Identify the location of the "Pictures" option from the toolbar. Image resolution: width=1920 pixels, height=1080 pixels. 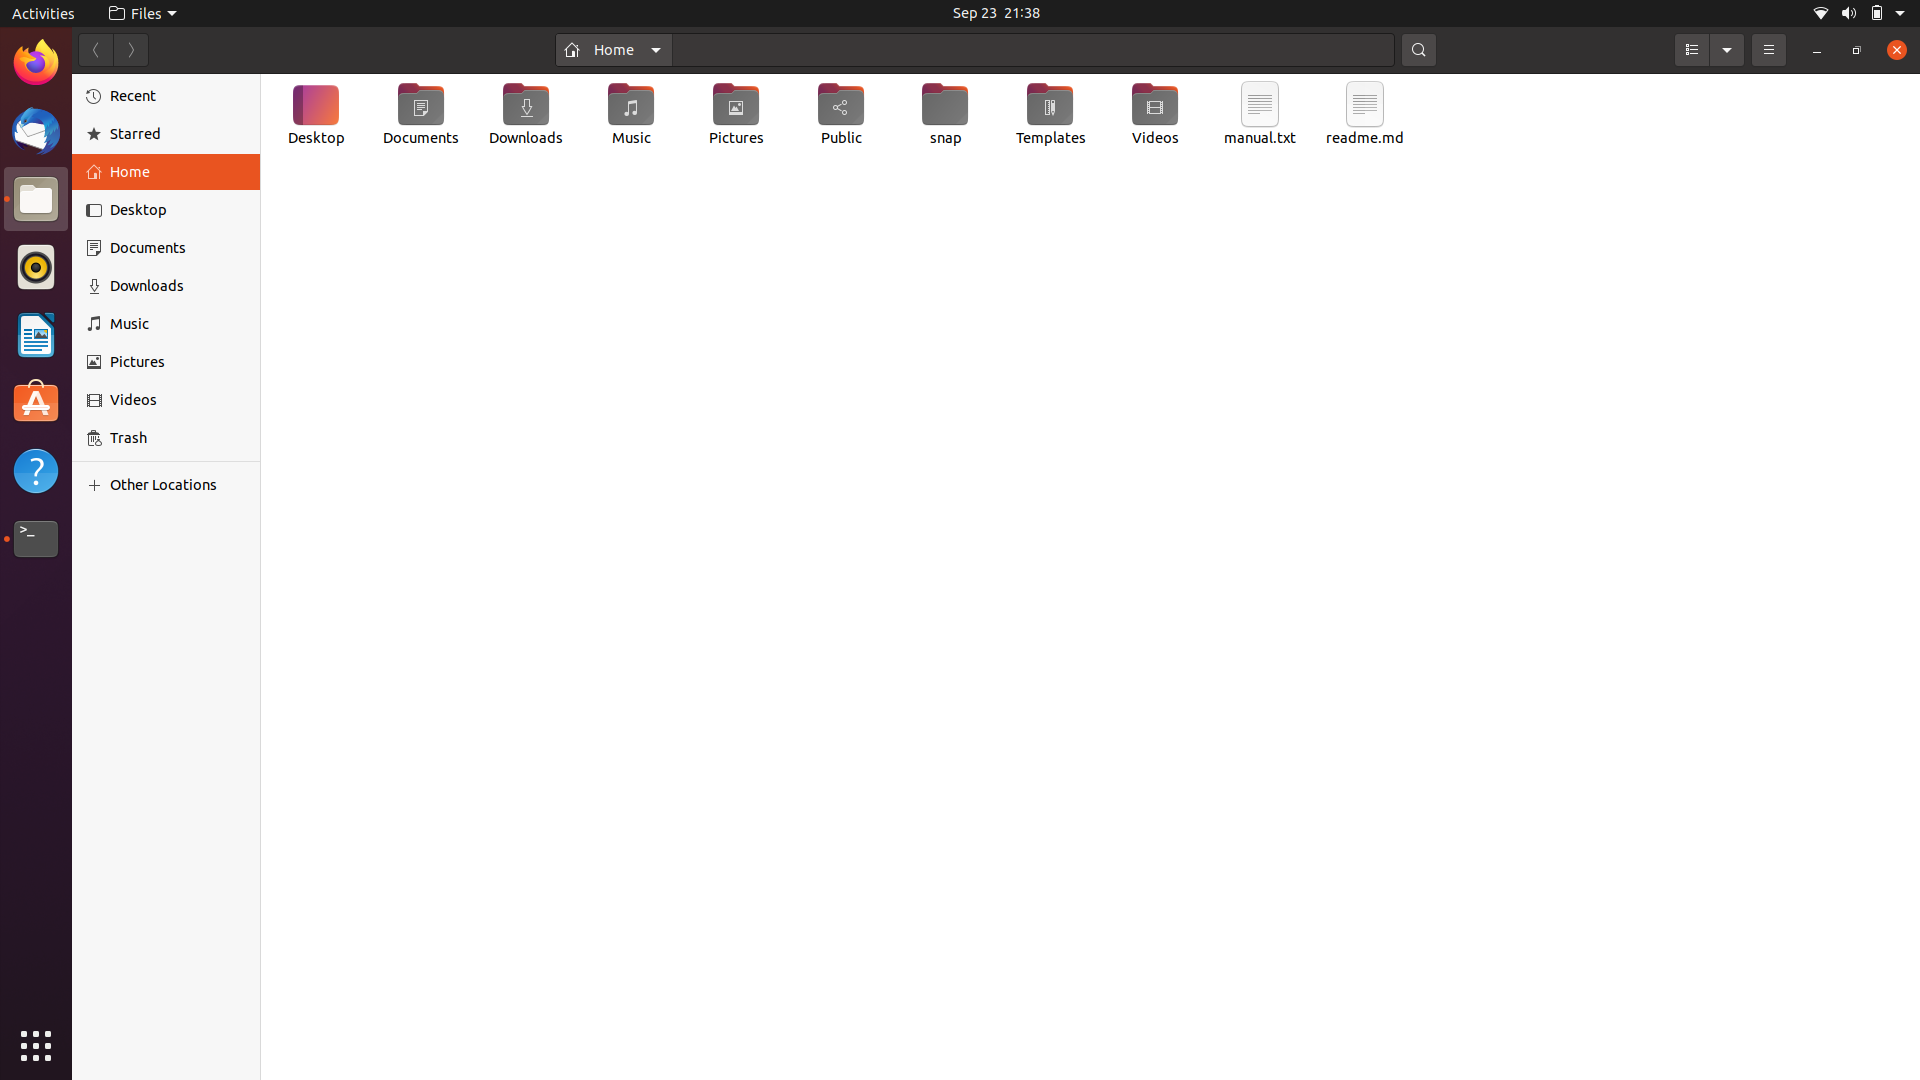
(169, 363).